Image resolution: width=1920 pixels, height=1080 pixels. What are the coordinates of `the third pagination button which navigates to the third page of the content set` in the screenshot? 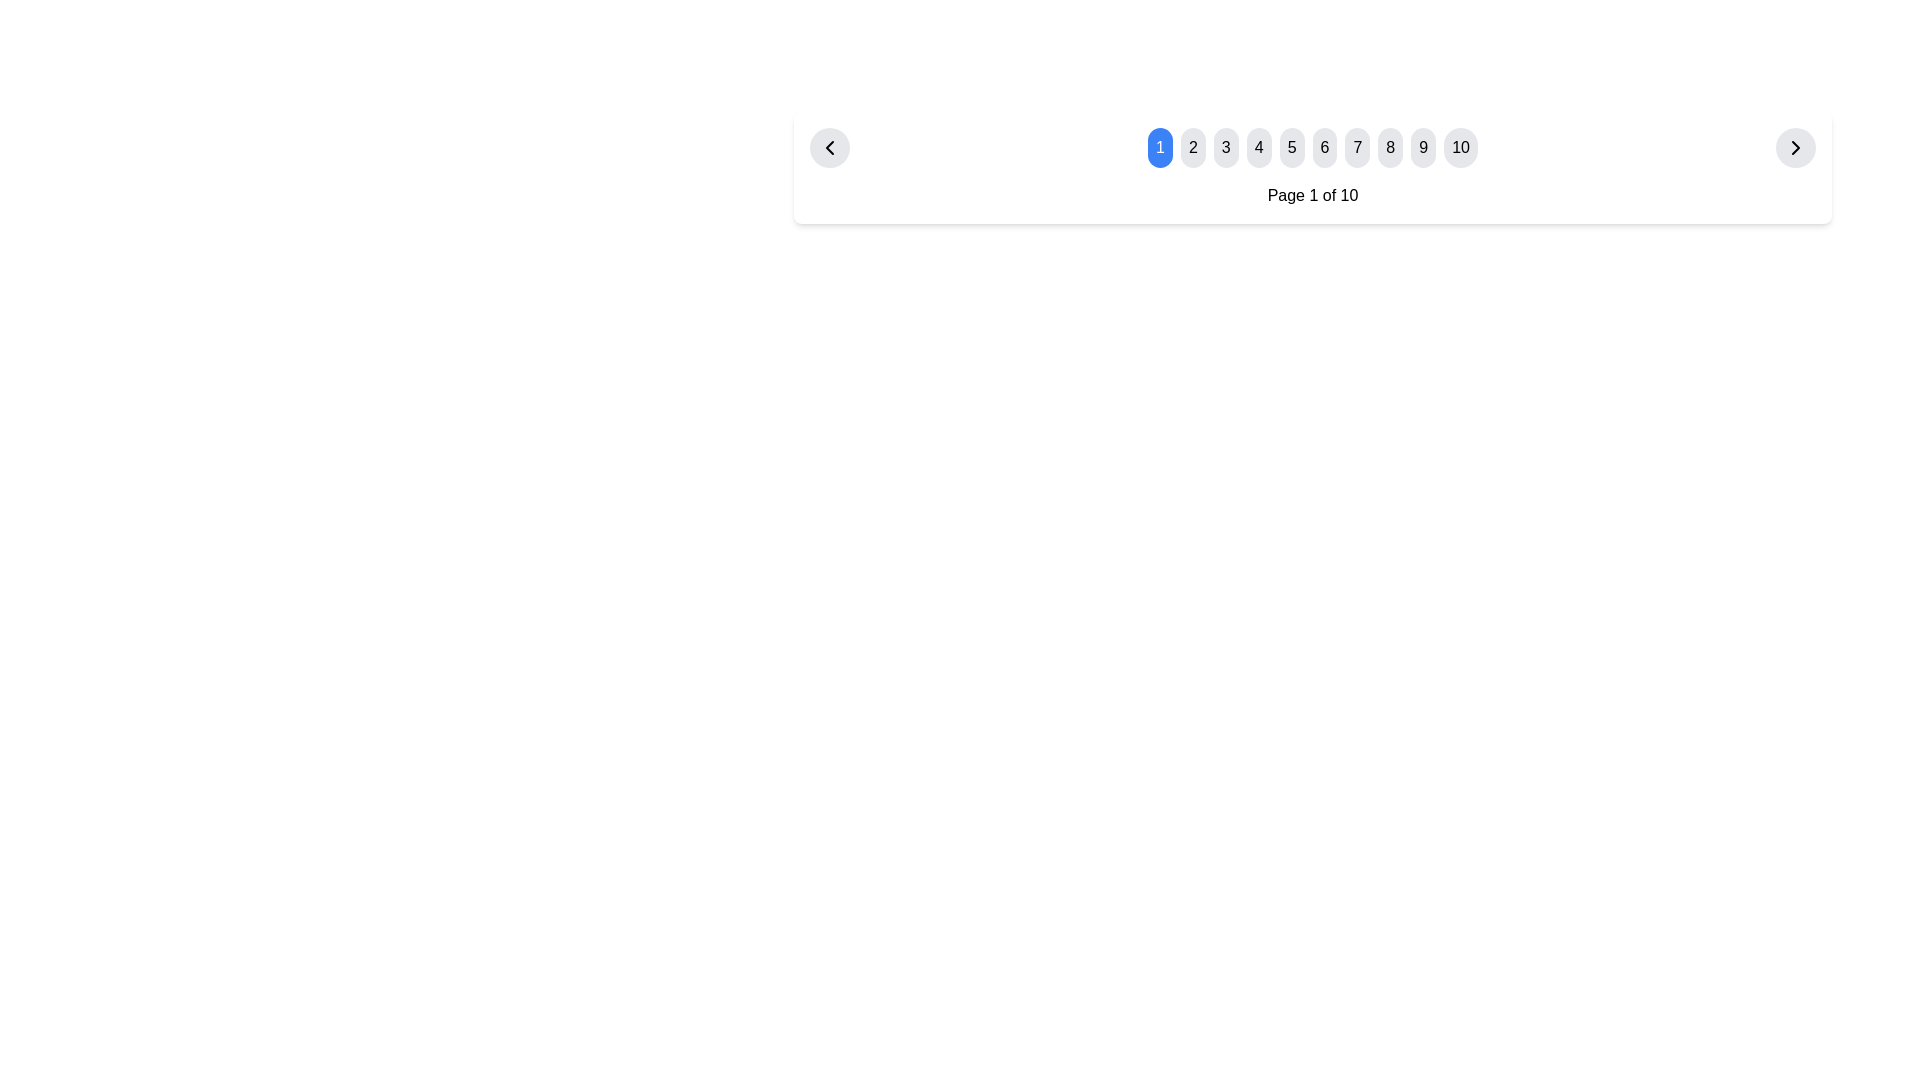 It's located at (1225, 146).